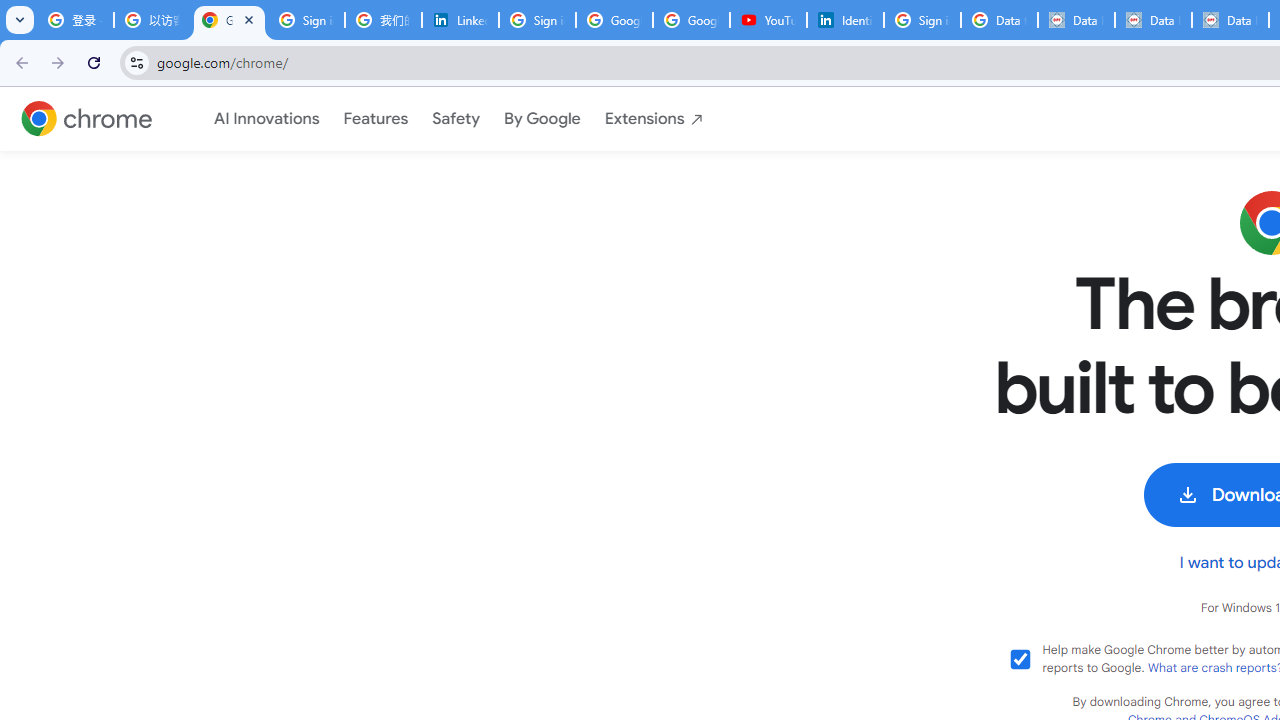 This screenshot has width=1280, height=720. What do you see at coordinates (542, 118) in the screenshot?
I see `'By Google'` at bounding box center [542, 118].